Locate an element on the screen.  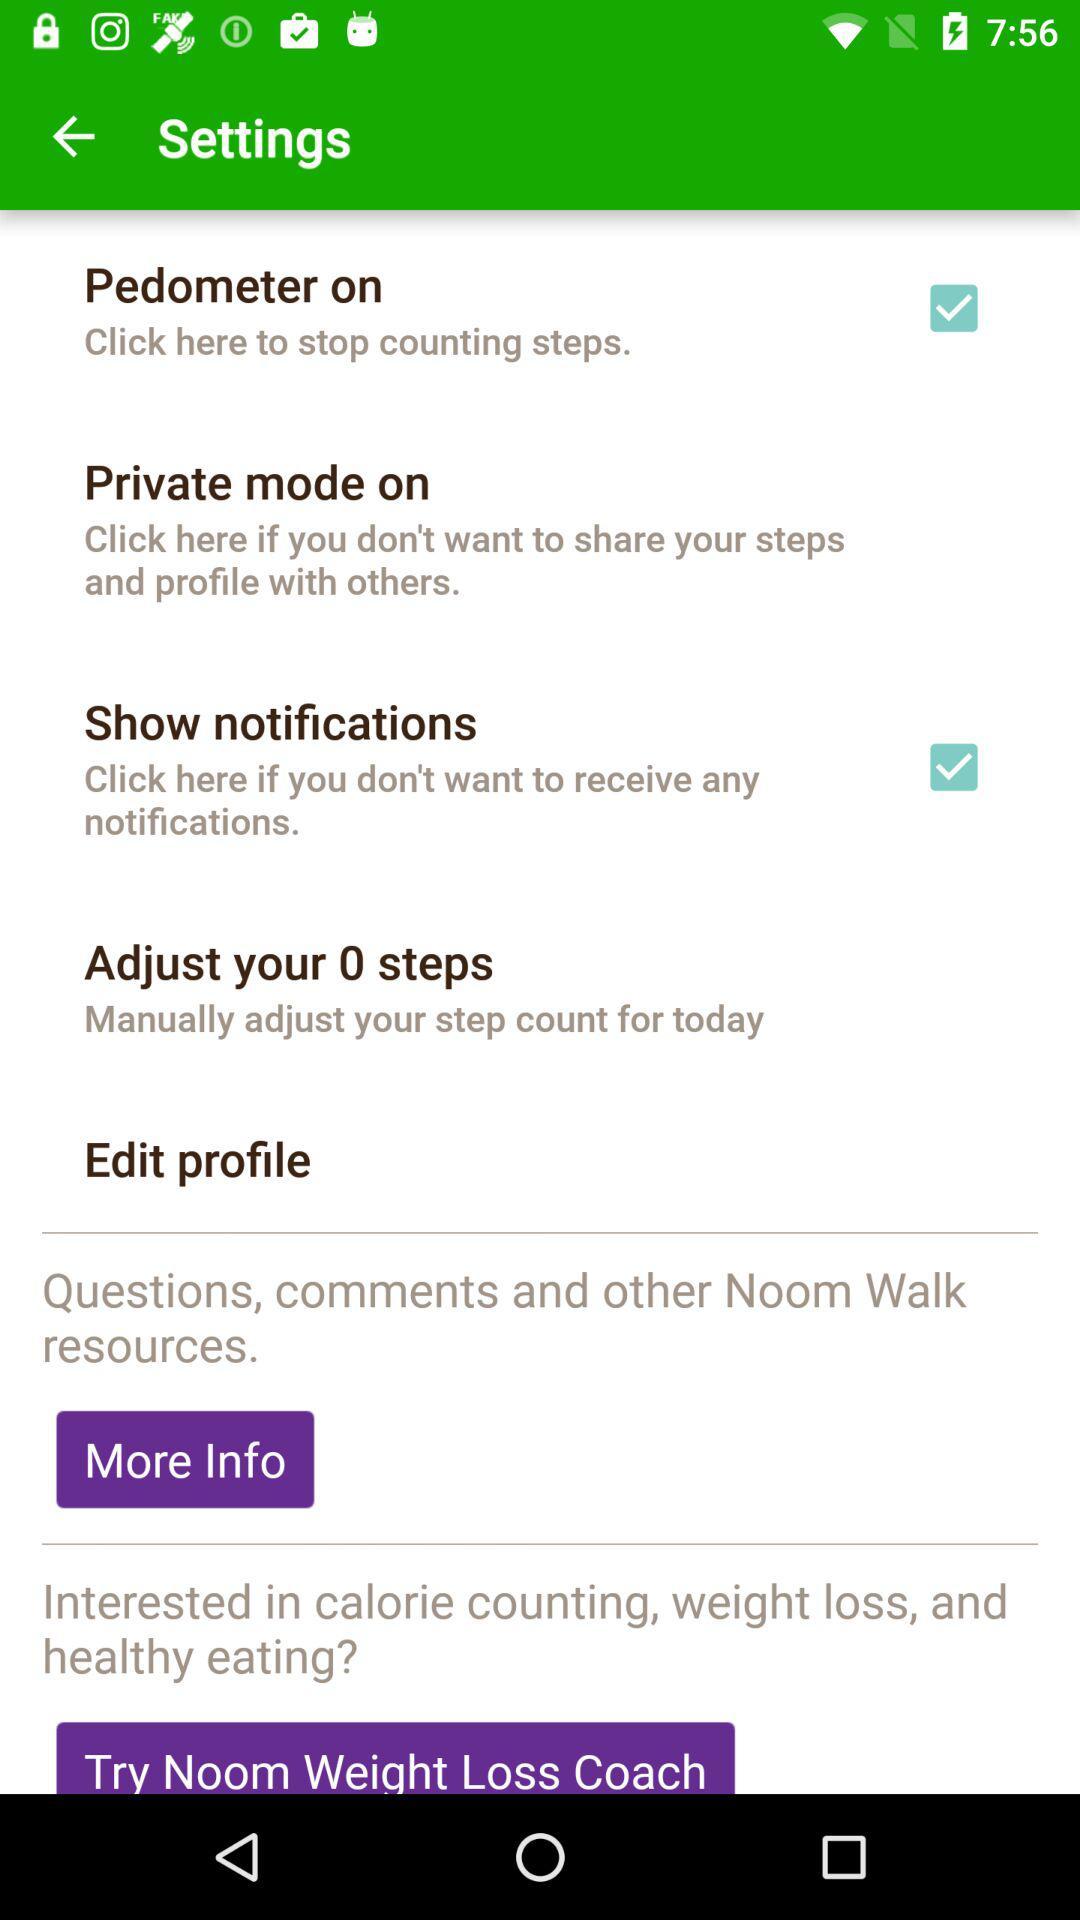
try noom weight icon is located at coordinates (395, 1749).